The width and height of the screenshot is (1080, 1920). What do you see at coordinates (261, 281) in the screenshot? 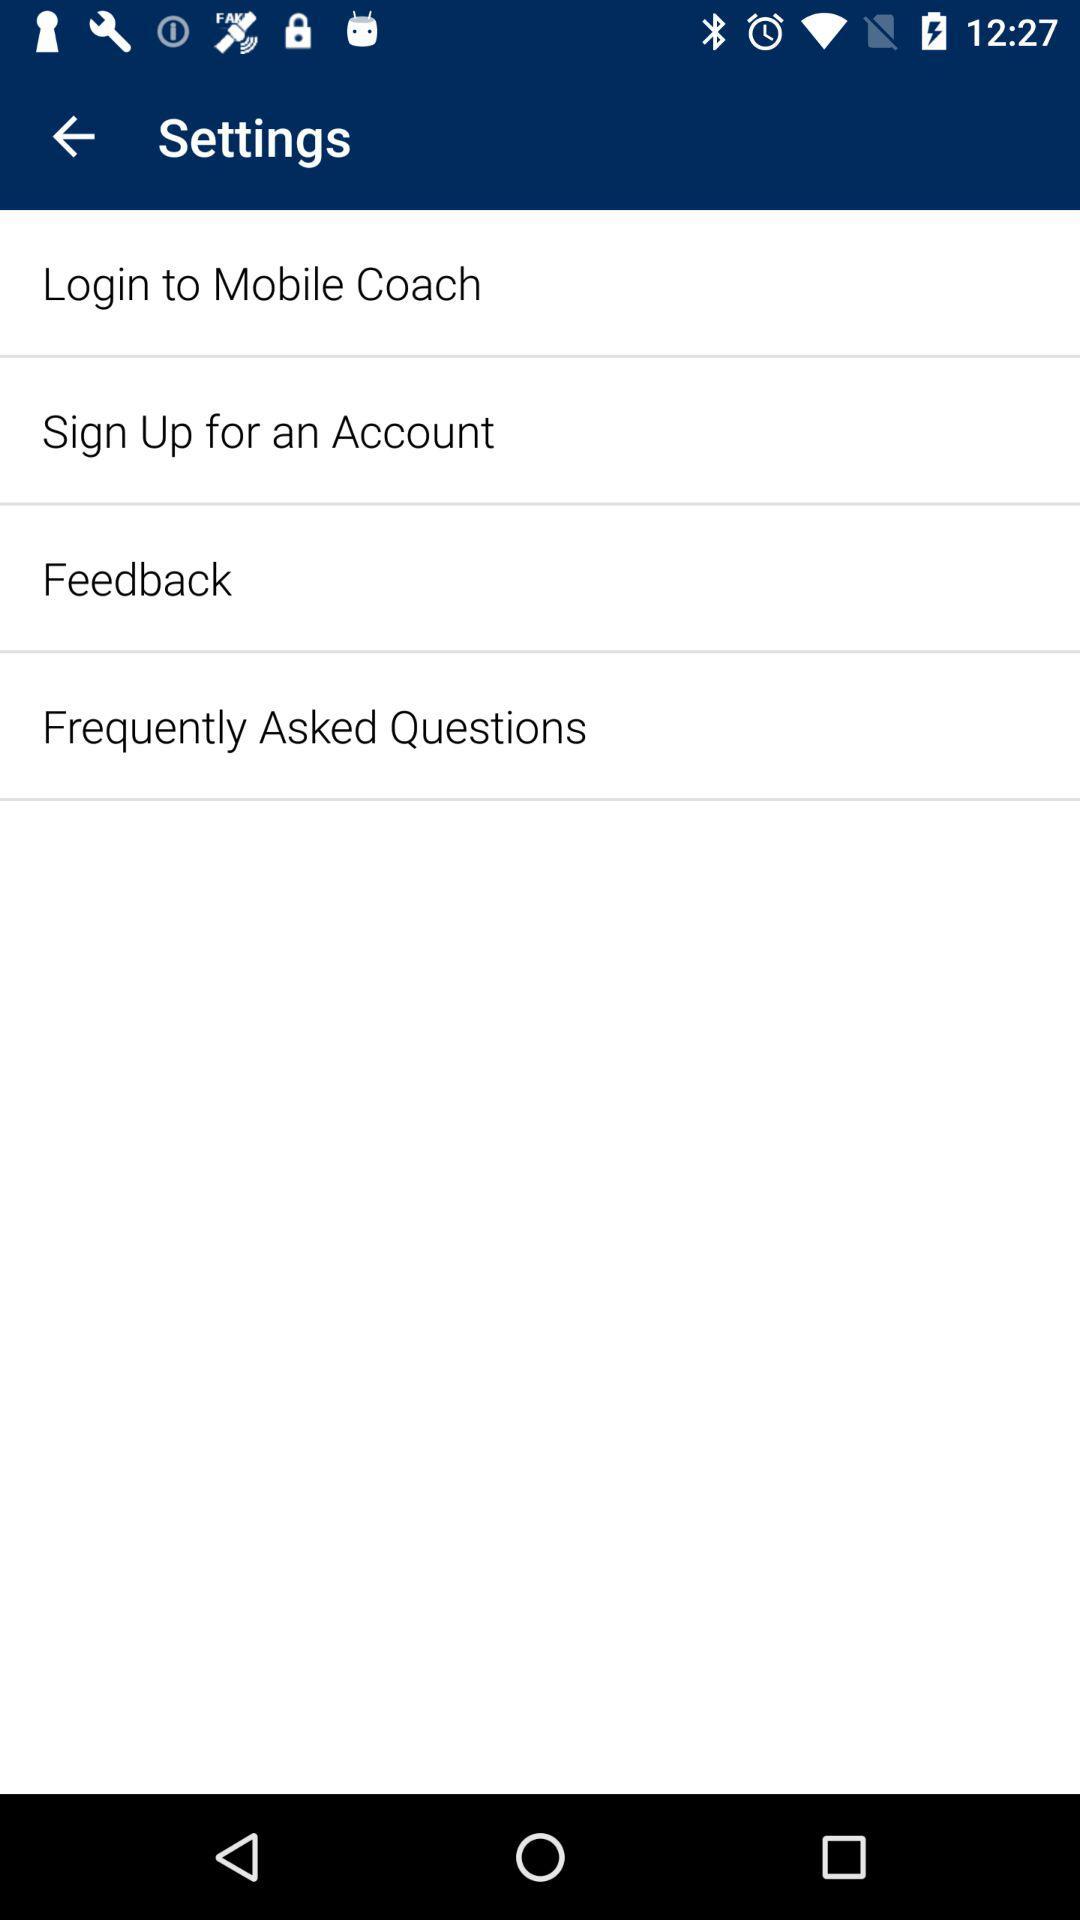
I see `login to mobile icon` at bounding box center [261, 281].